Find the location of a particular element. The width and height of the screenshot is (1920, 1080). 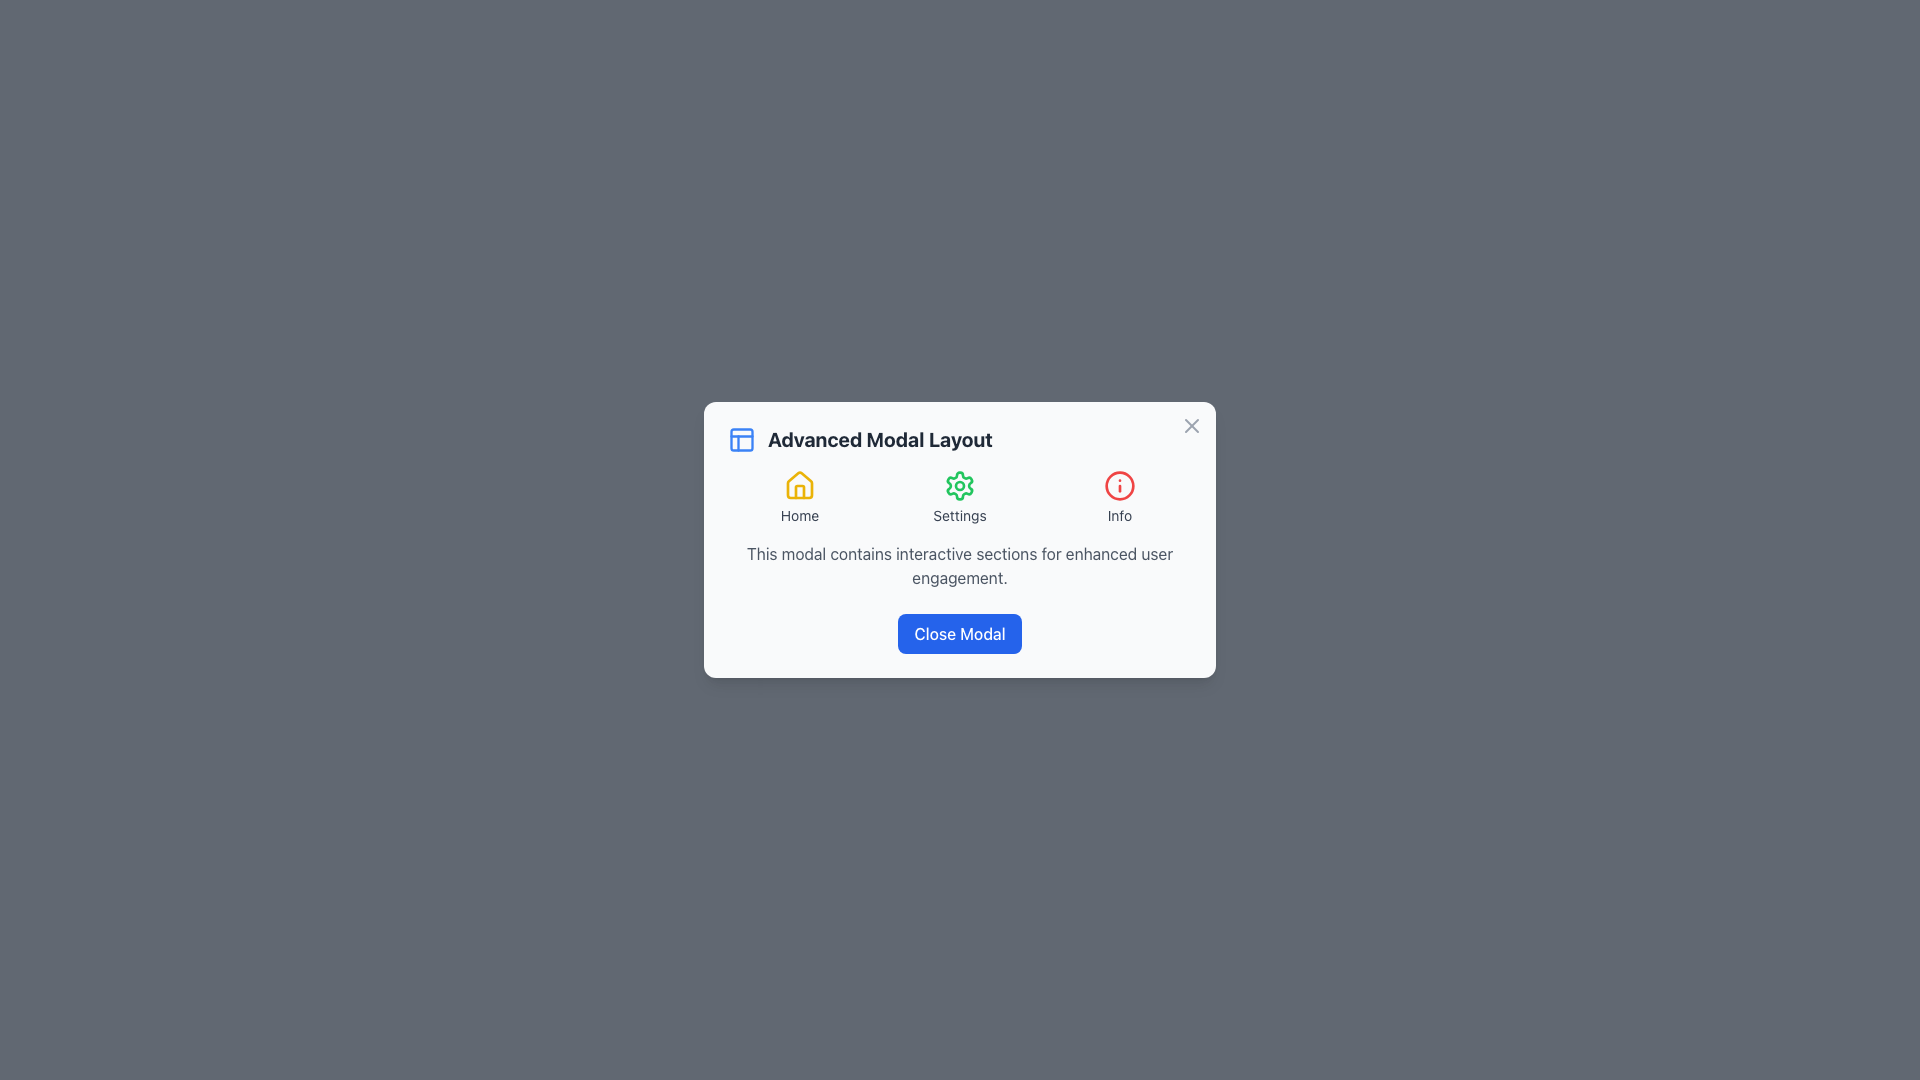

the prominent text label 'Advanced Modal Layout' with an icon, located centrally in the modal's header is located at coordinates (960, 438).